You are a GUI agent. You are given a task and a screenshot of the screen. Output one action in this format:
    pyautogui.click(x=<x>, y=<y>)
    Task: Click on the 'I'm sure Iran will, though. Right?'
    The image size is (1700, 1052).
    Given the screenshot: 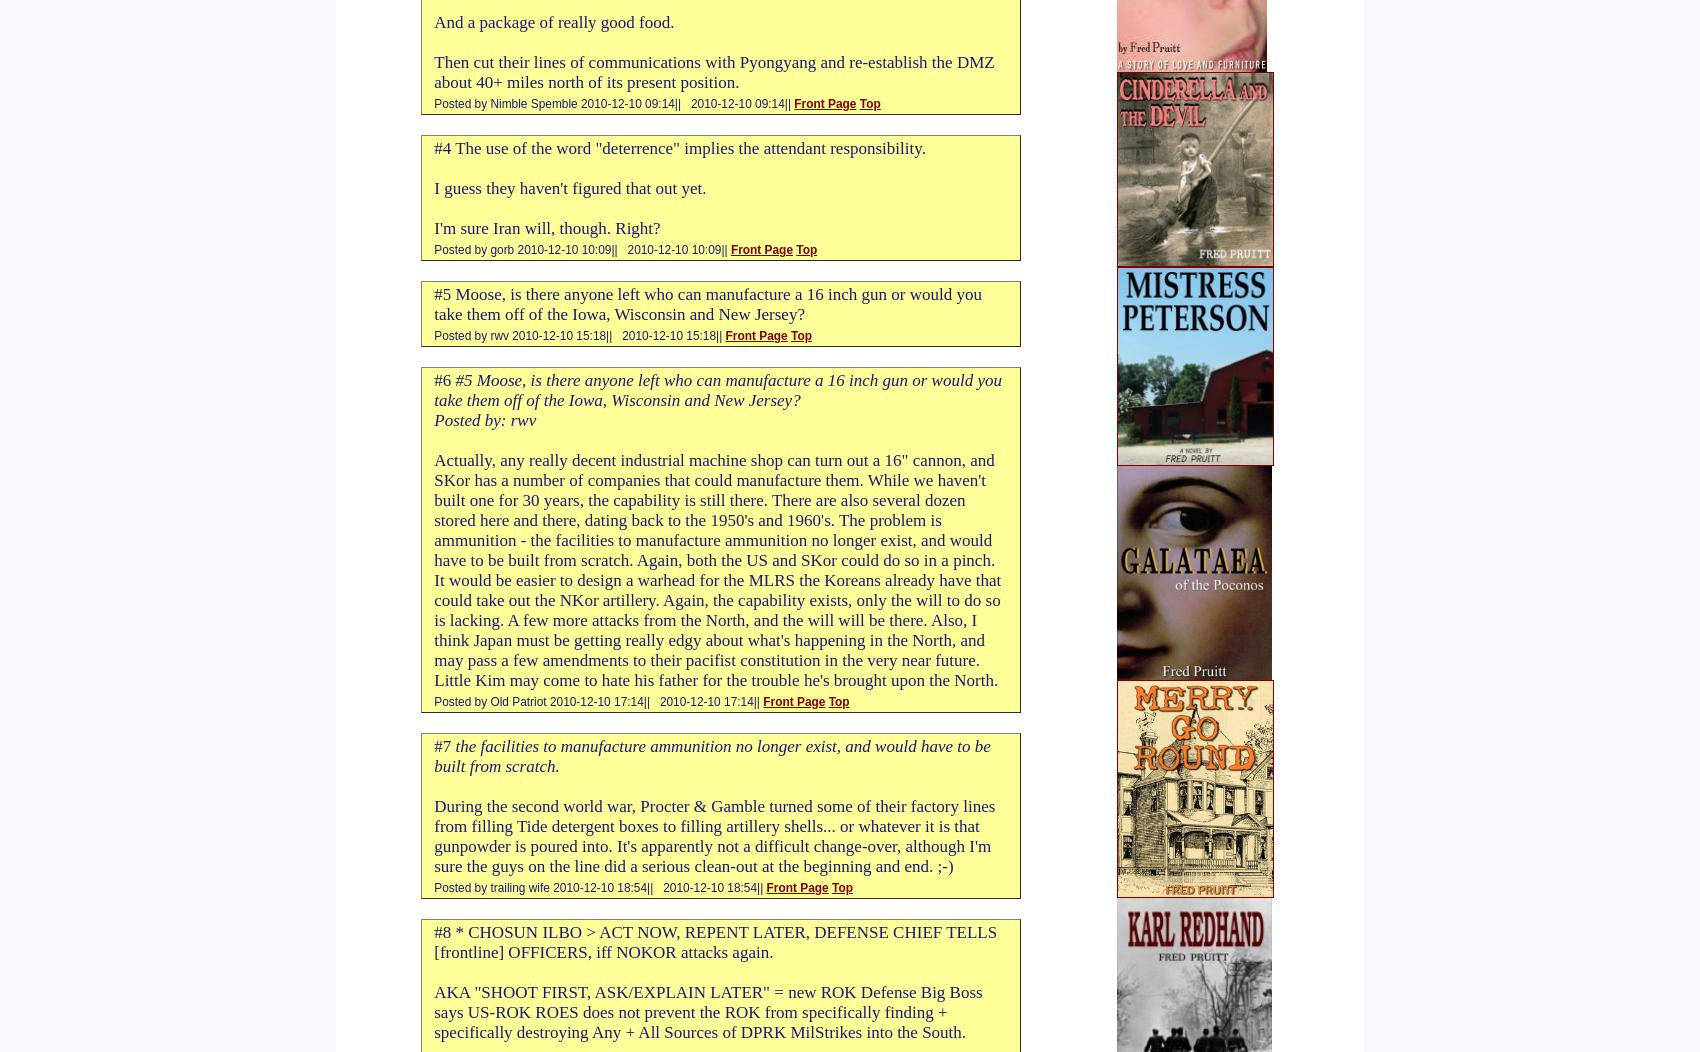 What is the action you would take?
    pyautogui.click(x=546, y=227)
    